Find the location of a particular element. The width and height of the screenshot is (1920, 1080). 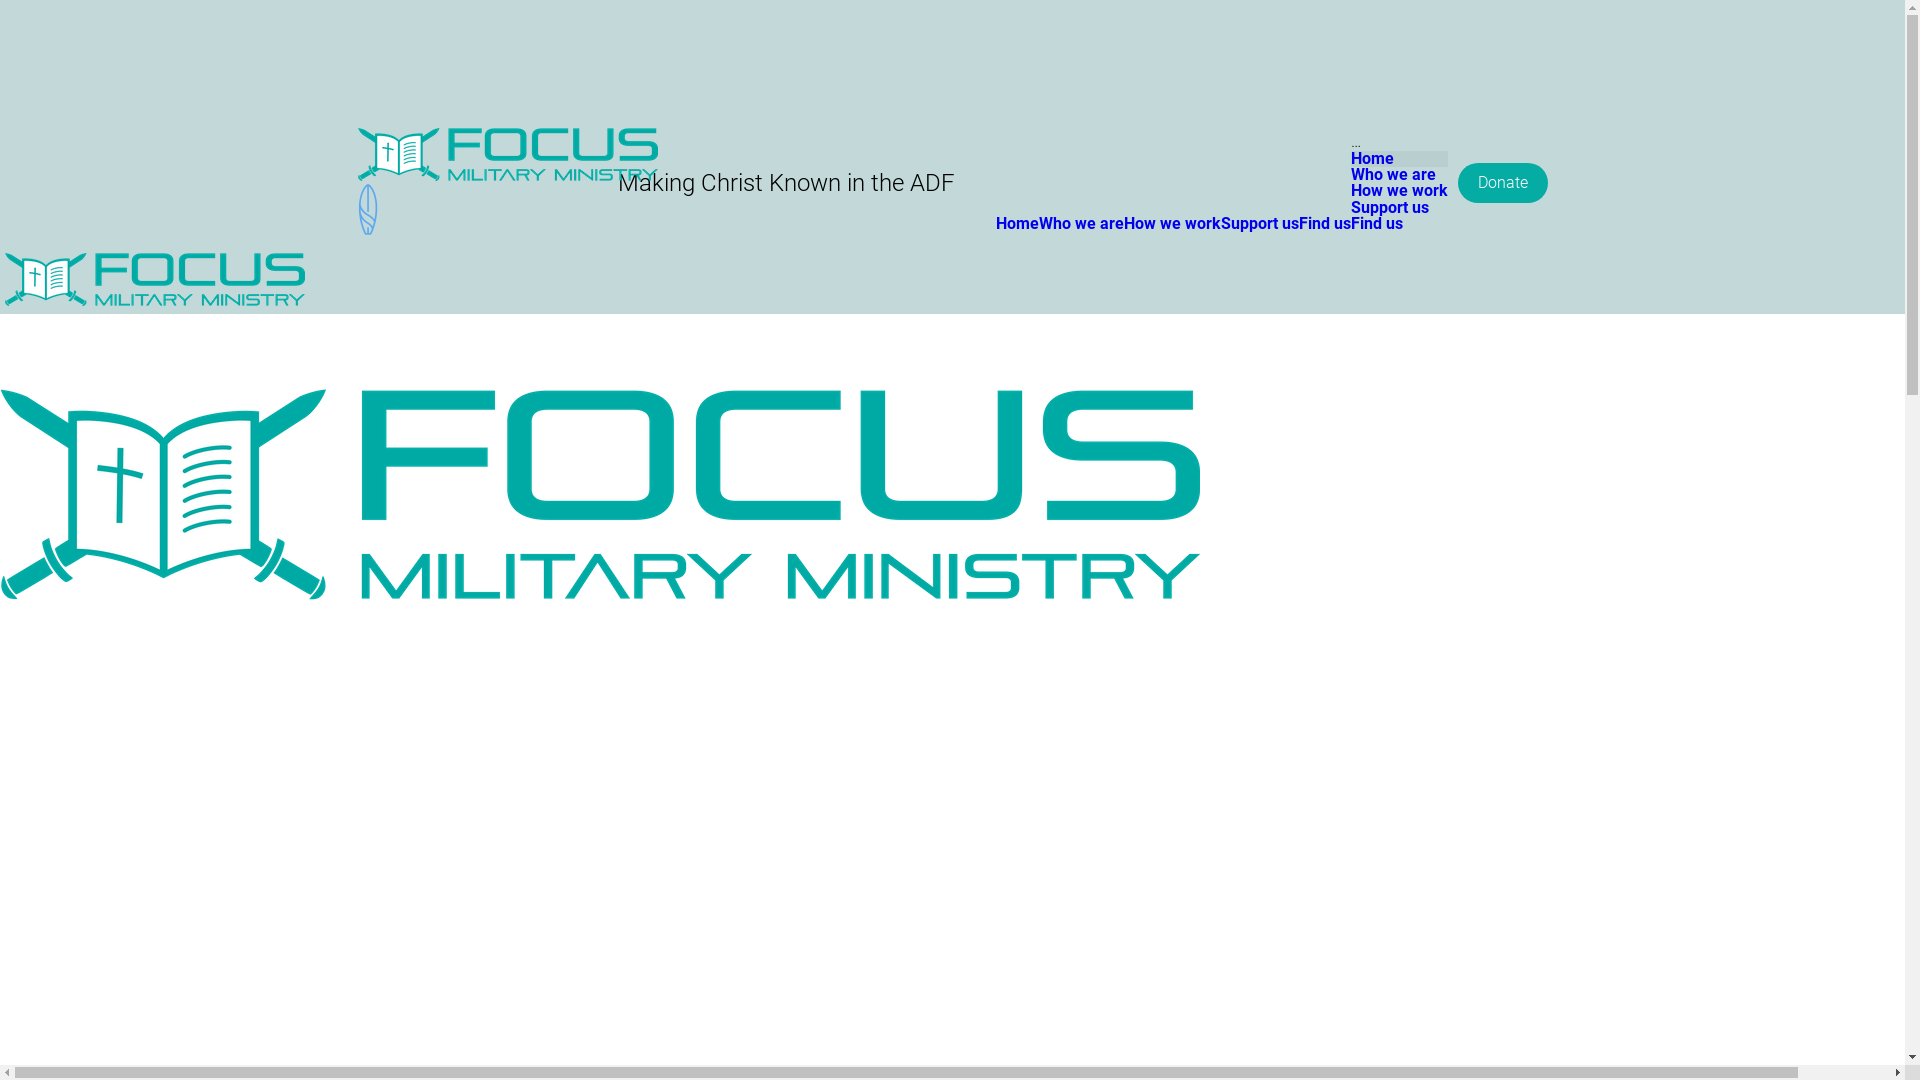

'Home' is located at coordinates (996, 223).